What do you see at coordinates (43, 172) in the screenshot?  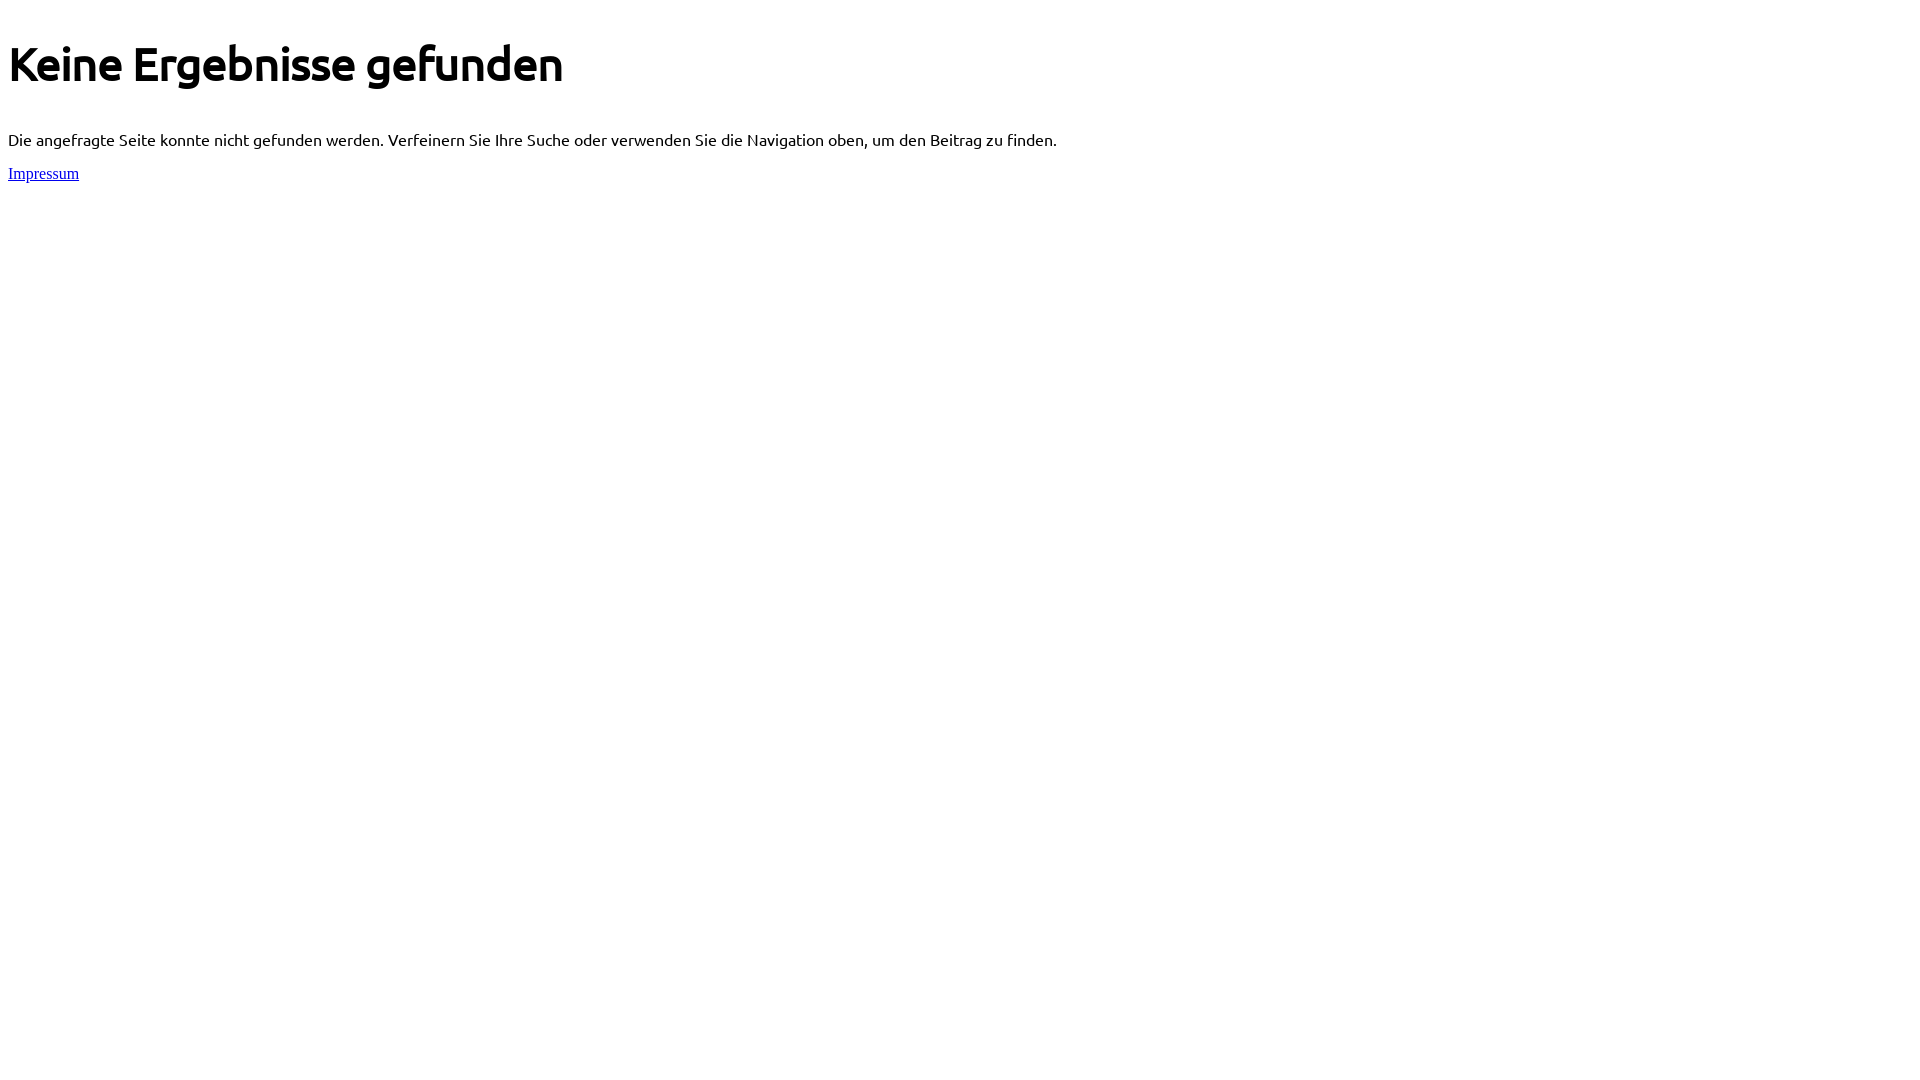 I see `'Impressum'` at bounding box center [43, 172].